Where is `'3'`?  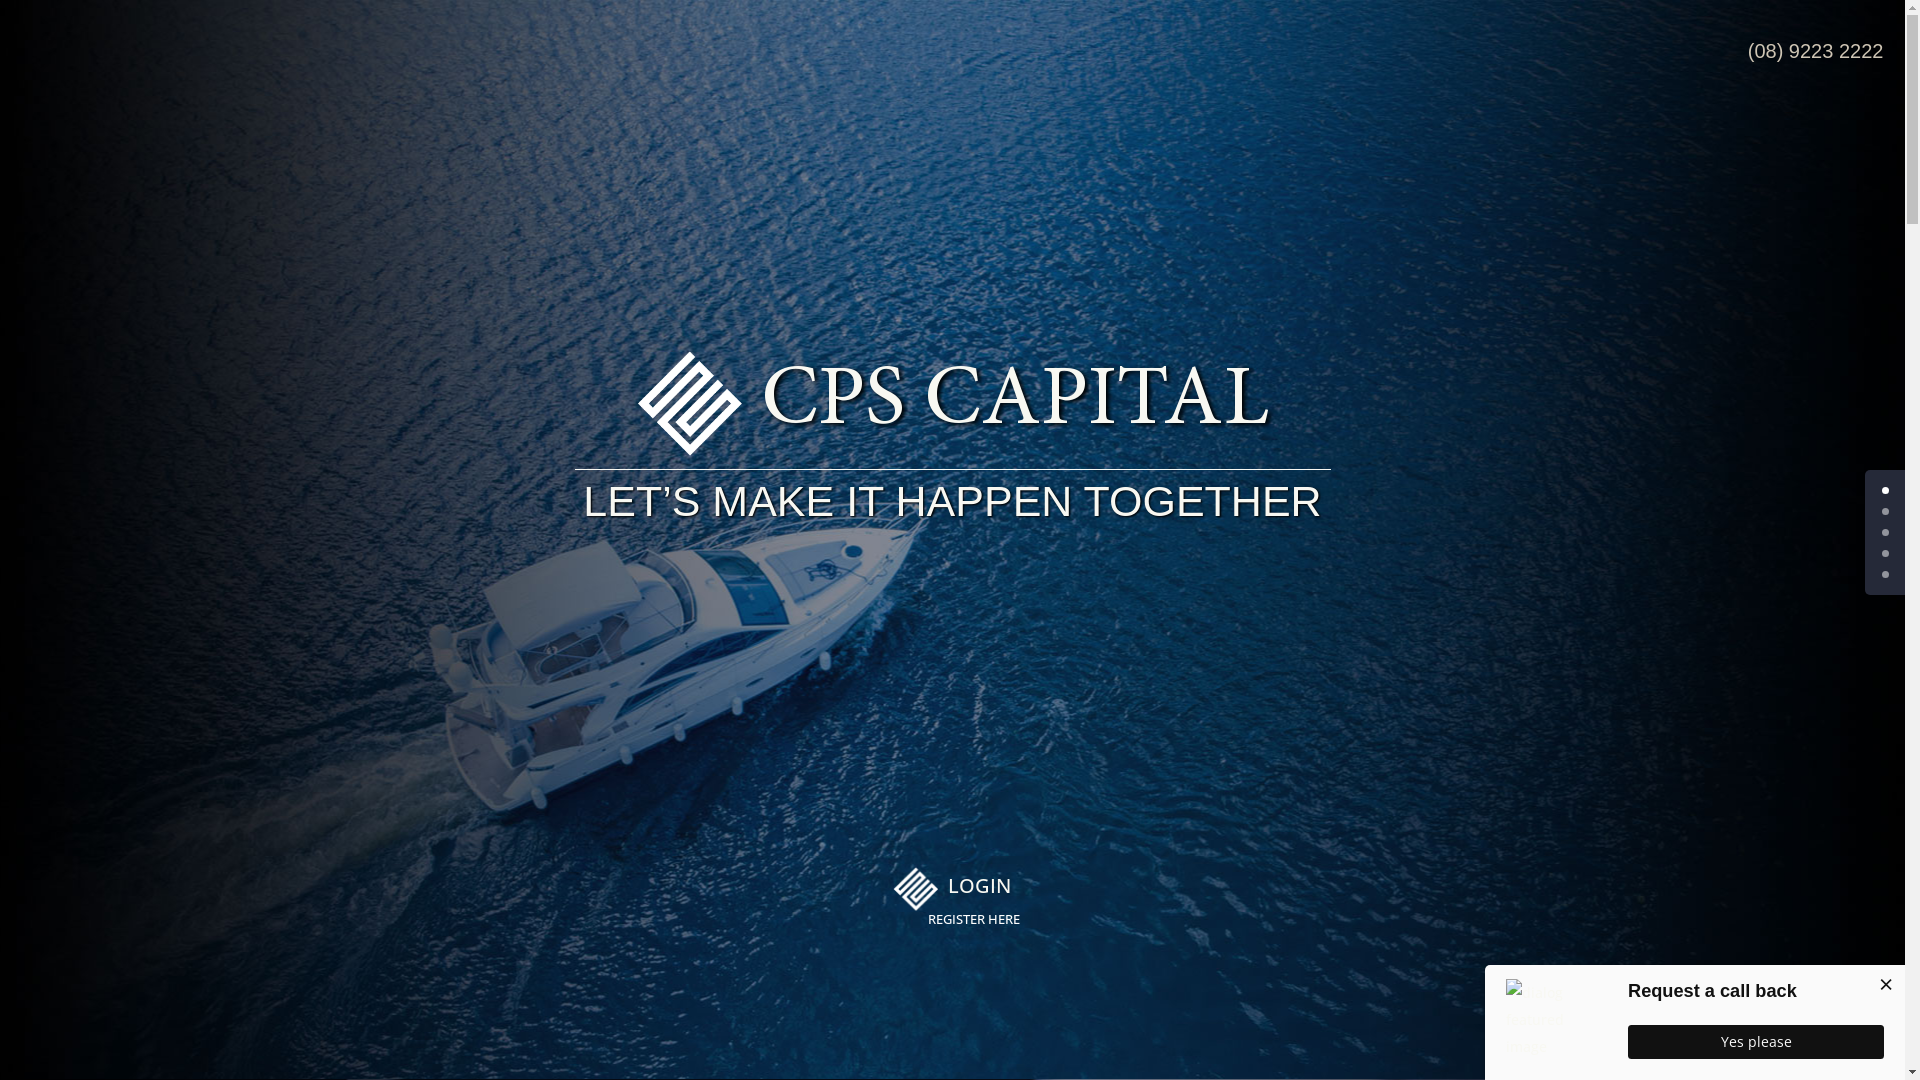
'3' is located at coordinates (1884, 553).